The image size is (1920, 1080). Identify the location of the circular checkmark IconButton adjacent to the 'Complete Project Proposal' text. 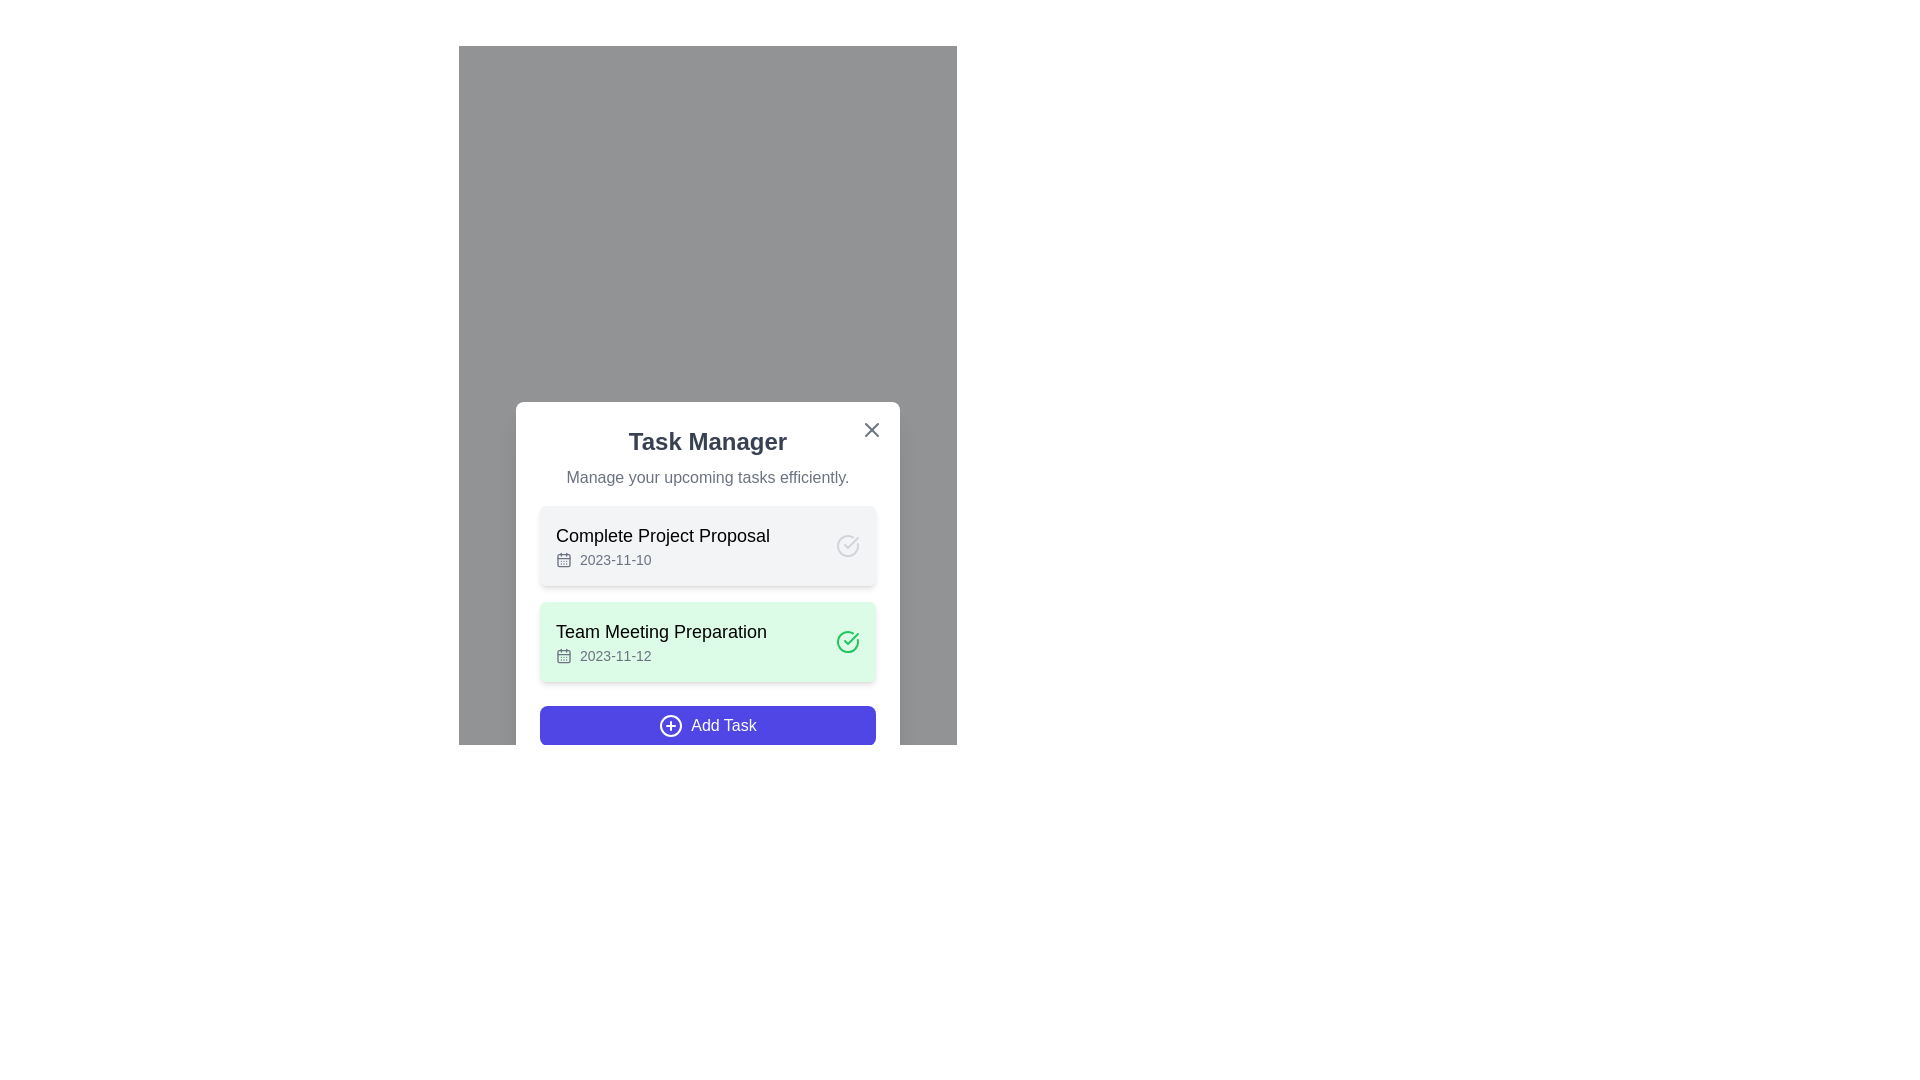
(848, 546).